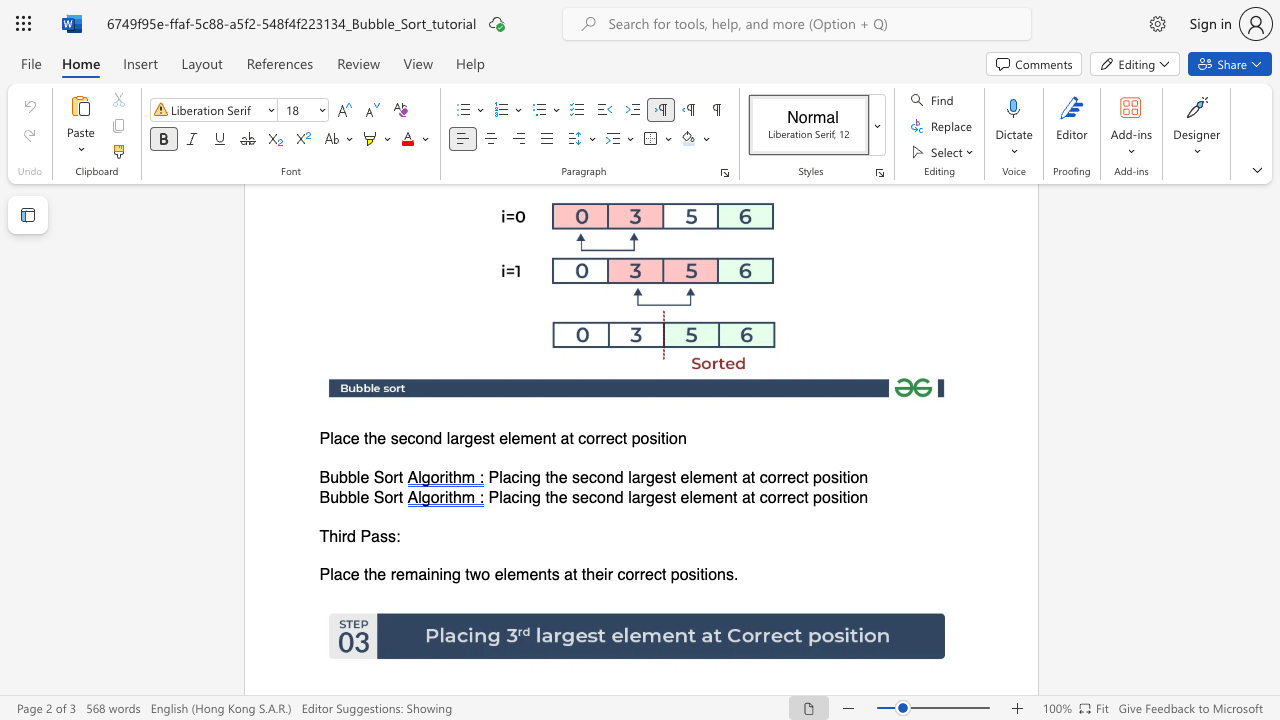 This screenshot has width=1280, height=720. I want to click on the subset text "ird Pass:" within the text "Third Pass:", so click(338, 535).